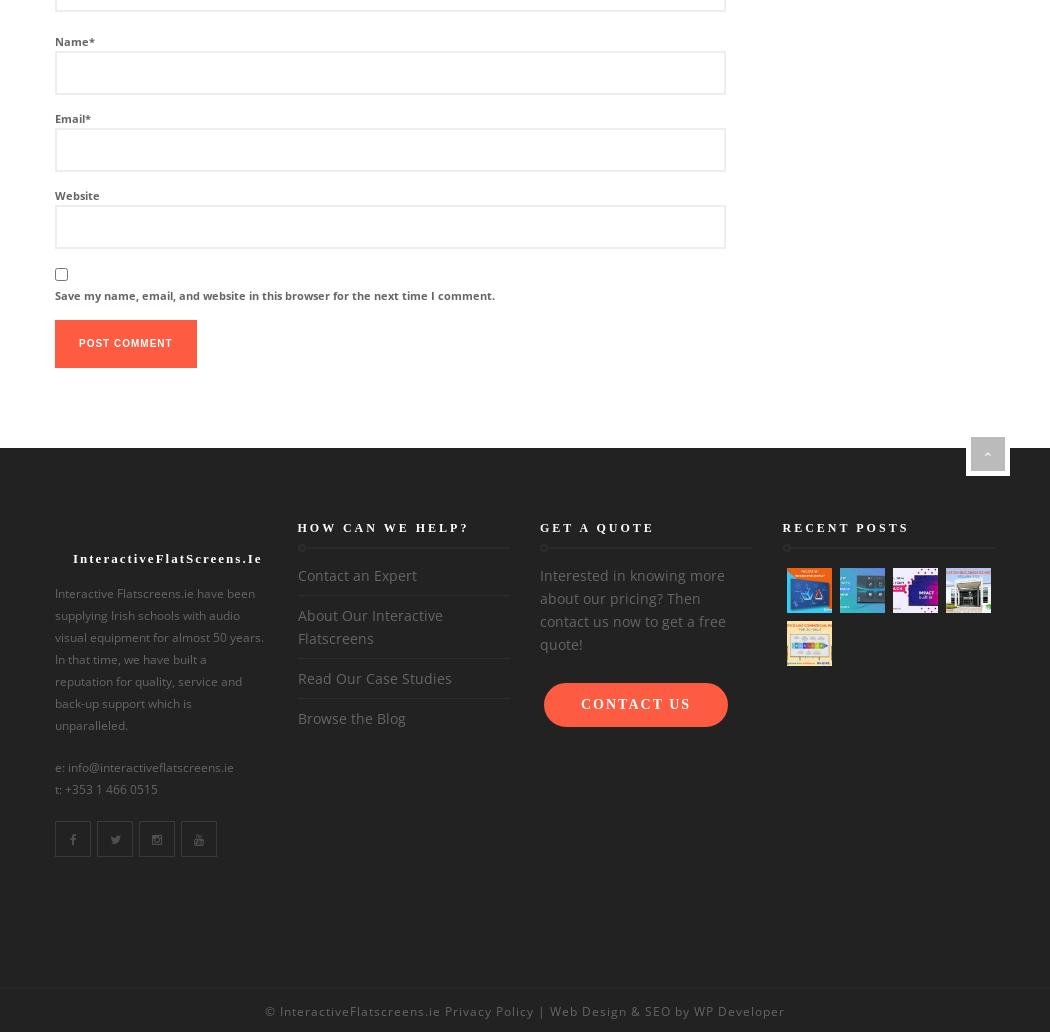 The width and height of the screenshot is (1050, 1032). What do you see at coordinates (69, 118) in the screenshot?
I see `'Email'` at bounding box center [69, 118].